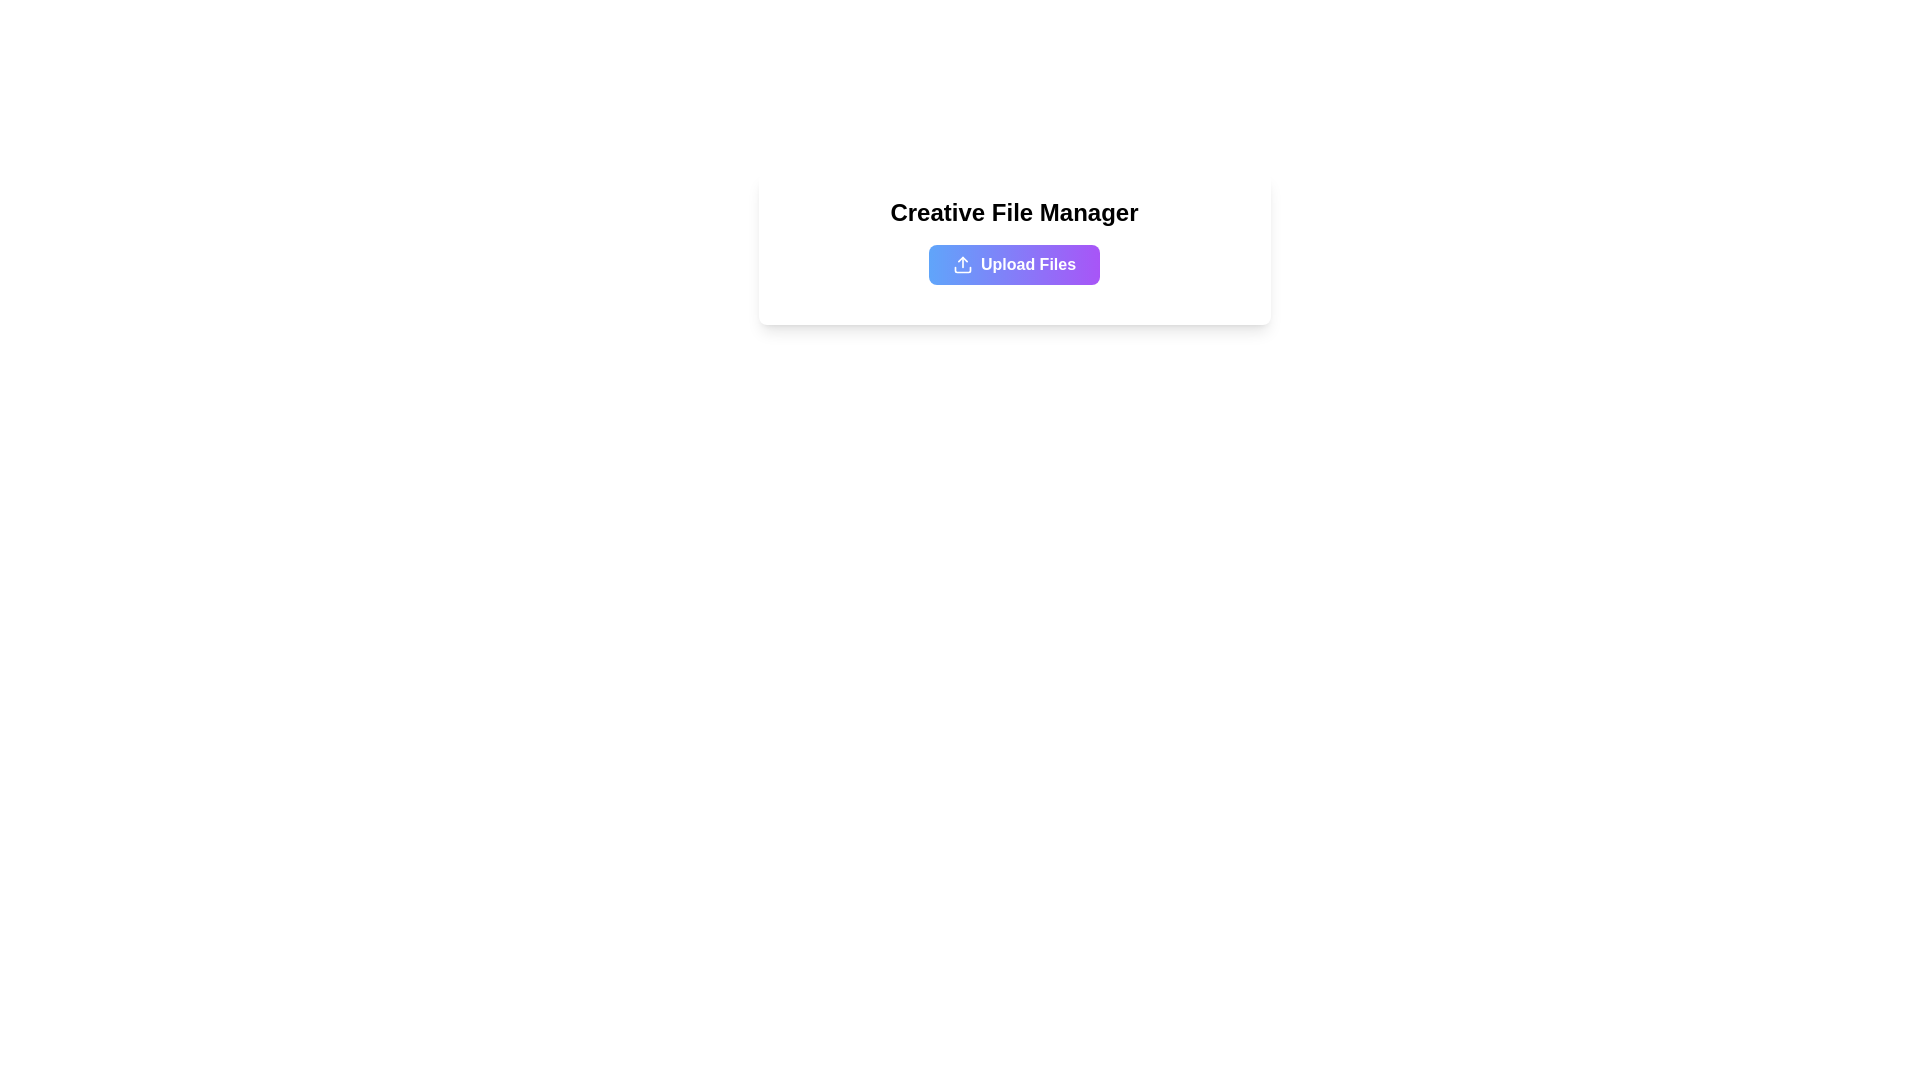 The image size is (1920, 1080). What do you see at coordinates (962, 264) in the screenshot?
I see `the upload icon located to the left of the 'Upload Files' button to initiate the upload action` at bounding box center [962, 264].